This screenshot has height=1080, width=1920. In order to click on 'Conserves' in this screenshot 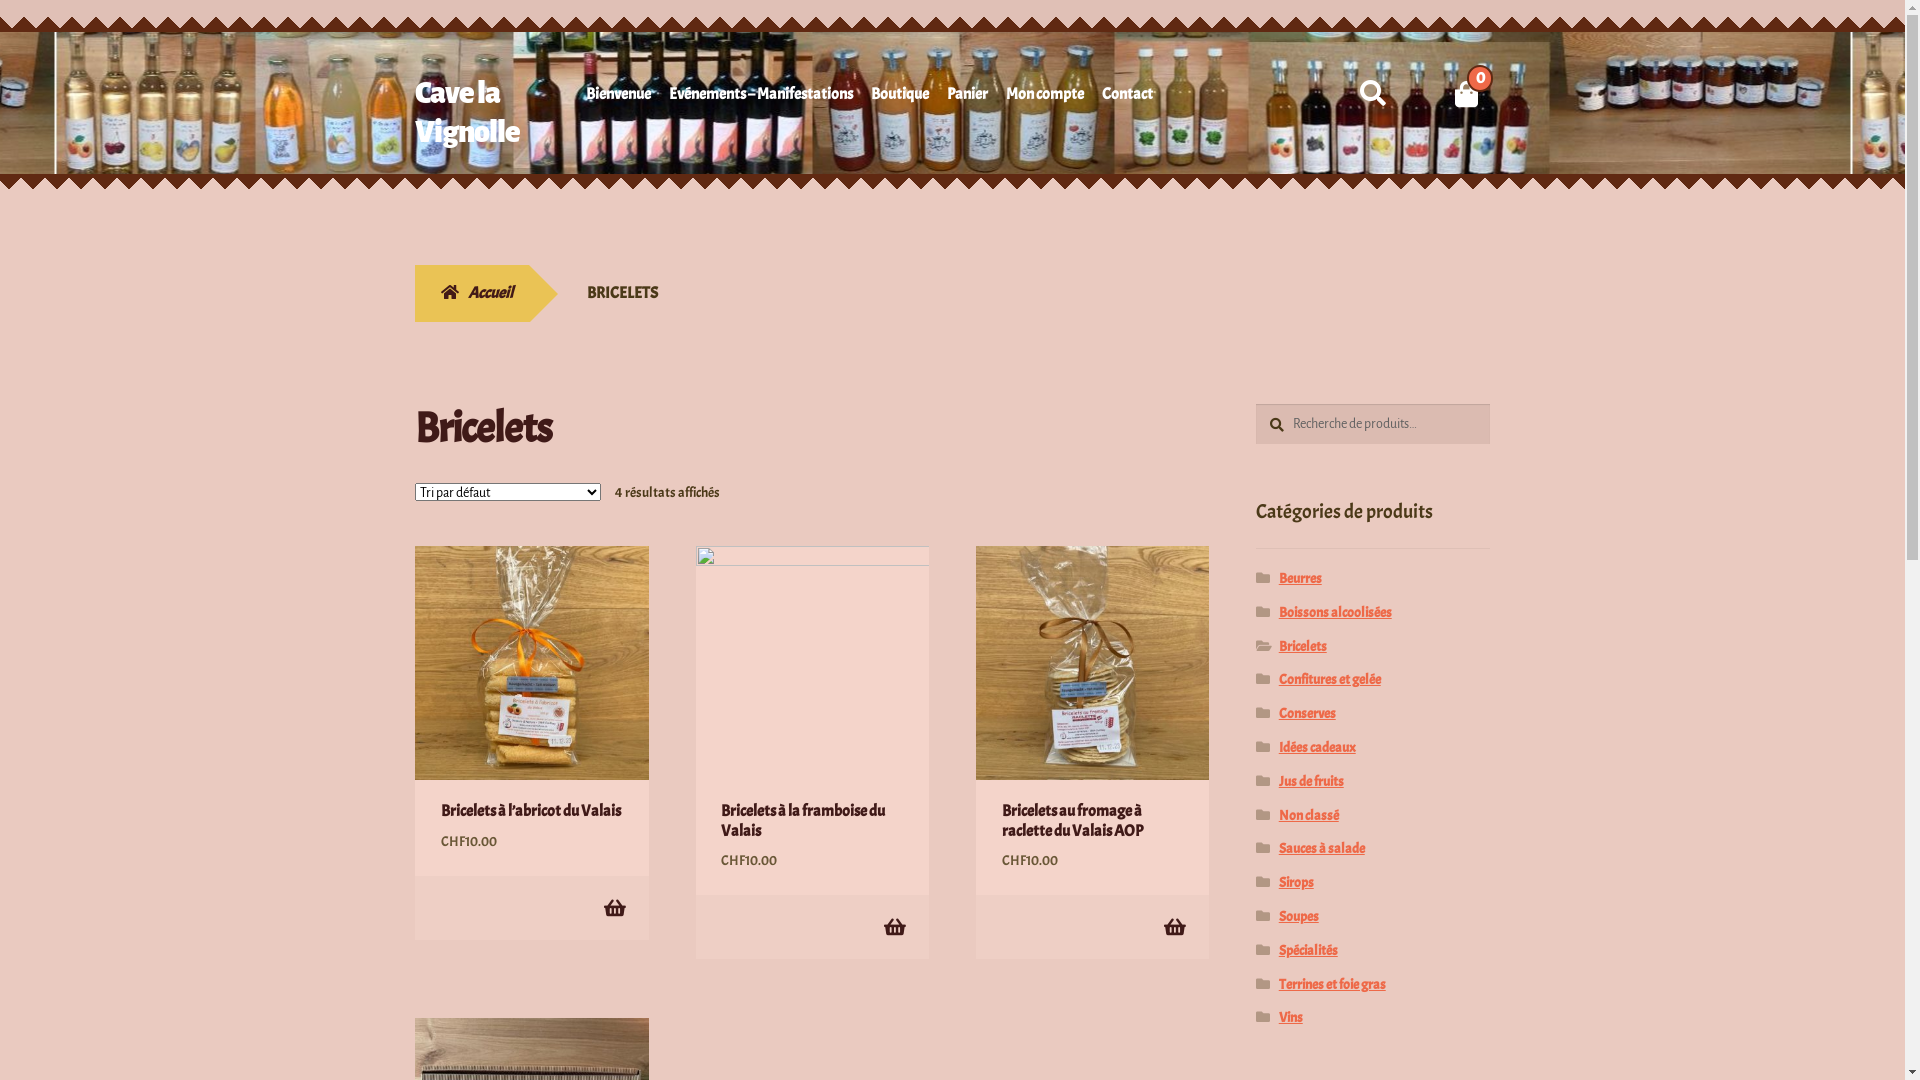, I will do `click(1307, 712)`.